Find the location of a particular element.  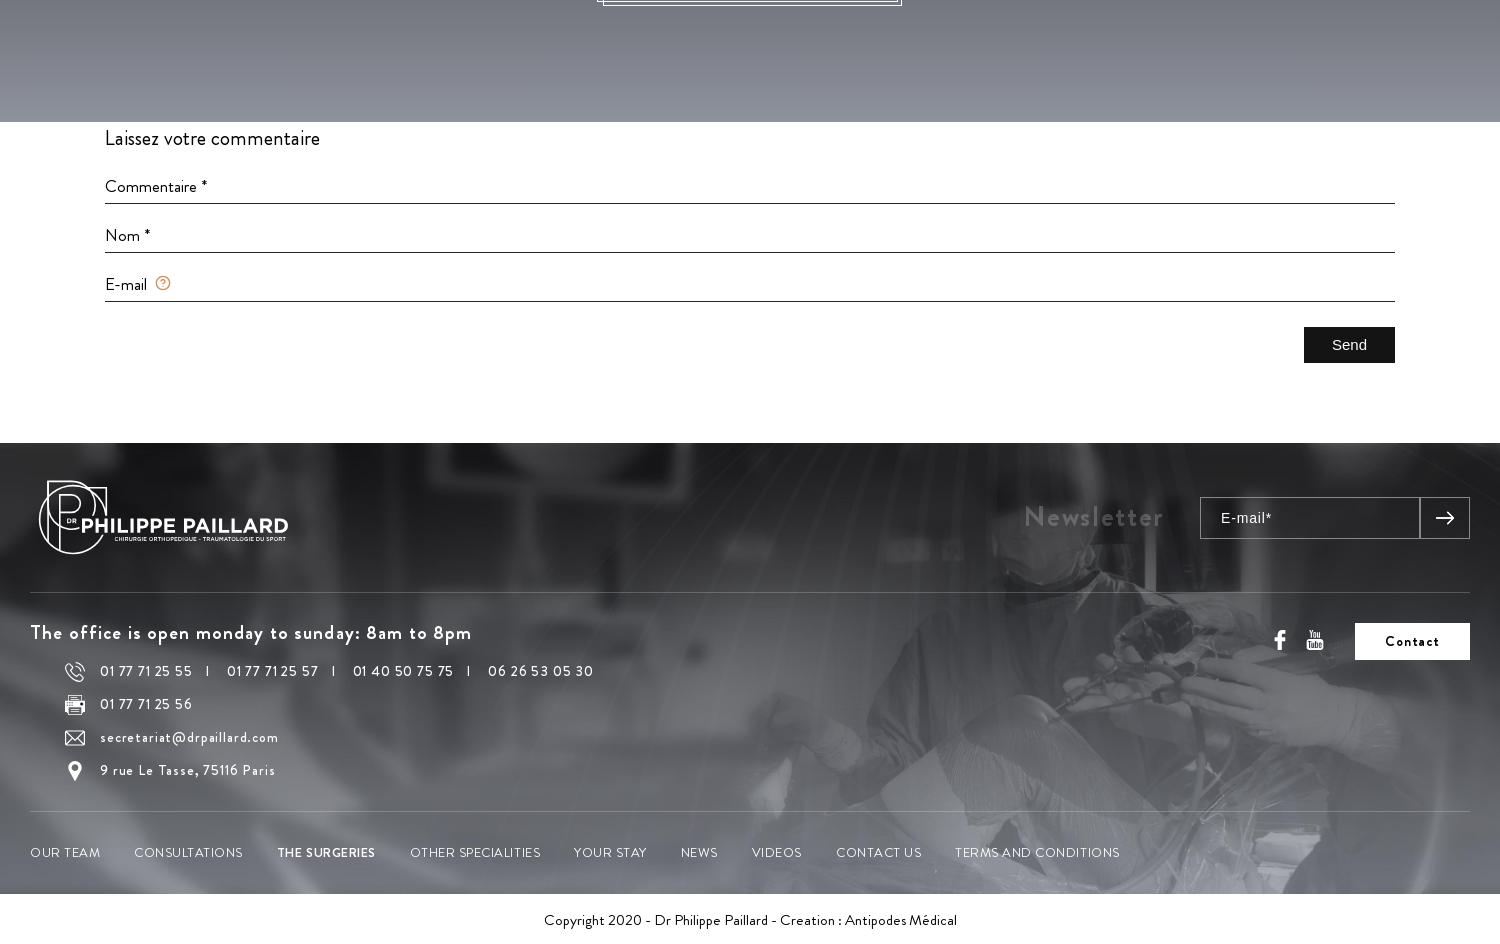

'Consultations' is located at coordinates (187, 852).